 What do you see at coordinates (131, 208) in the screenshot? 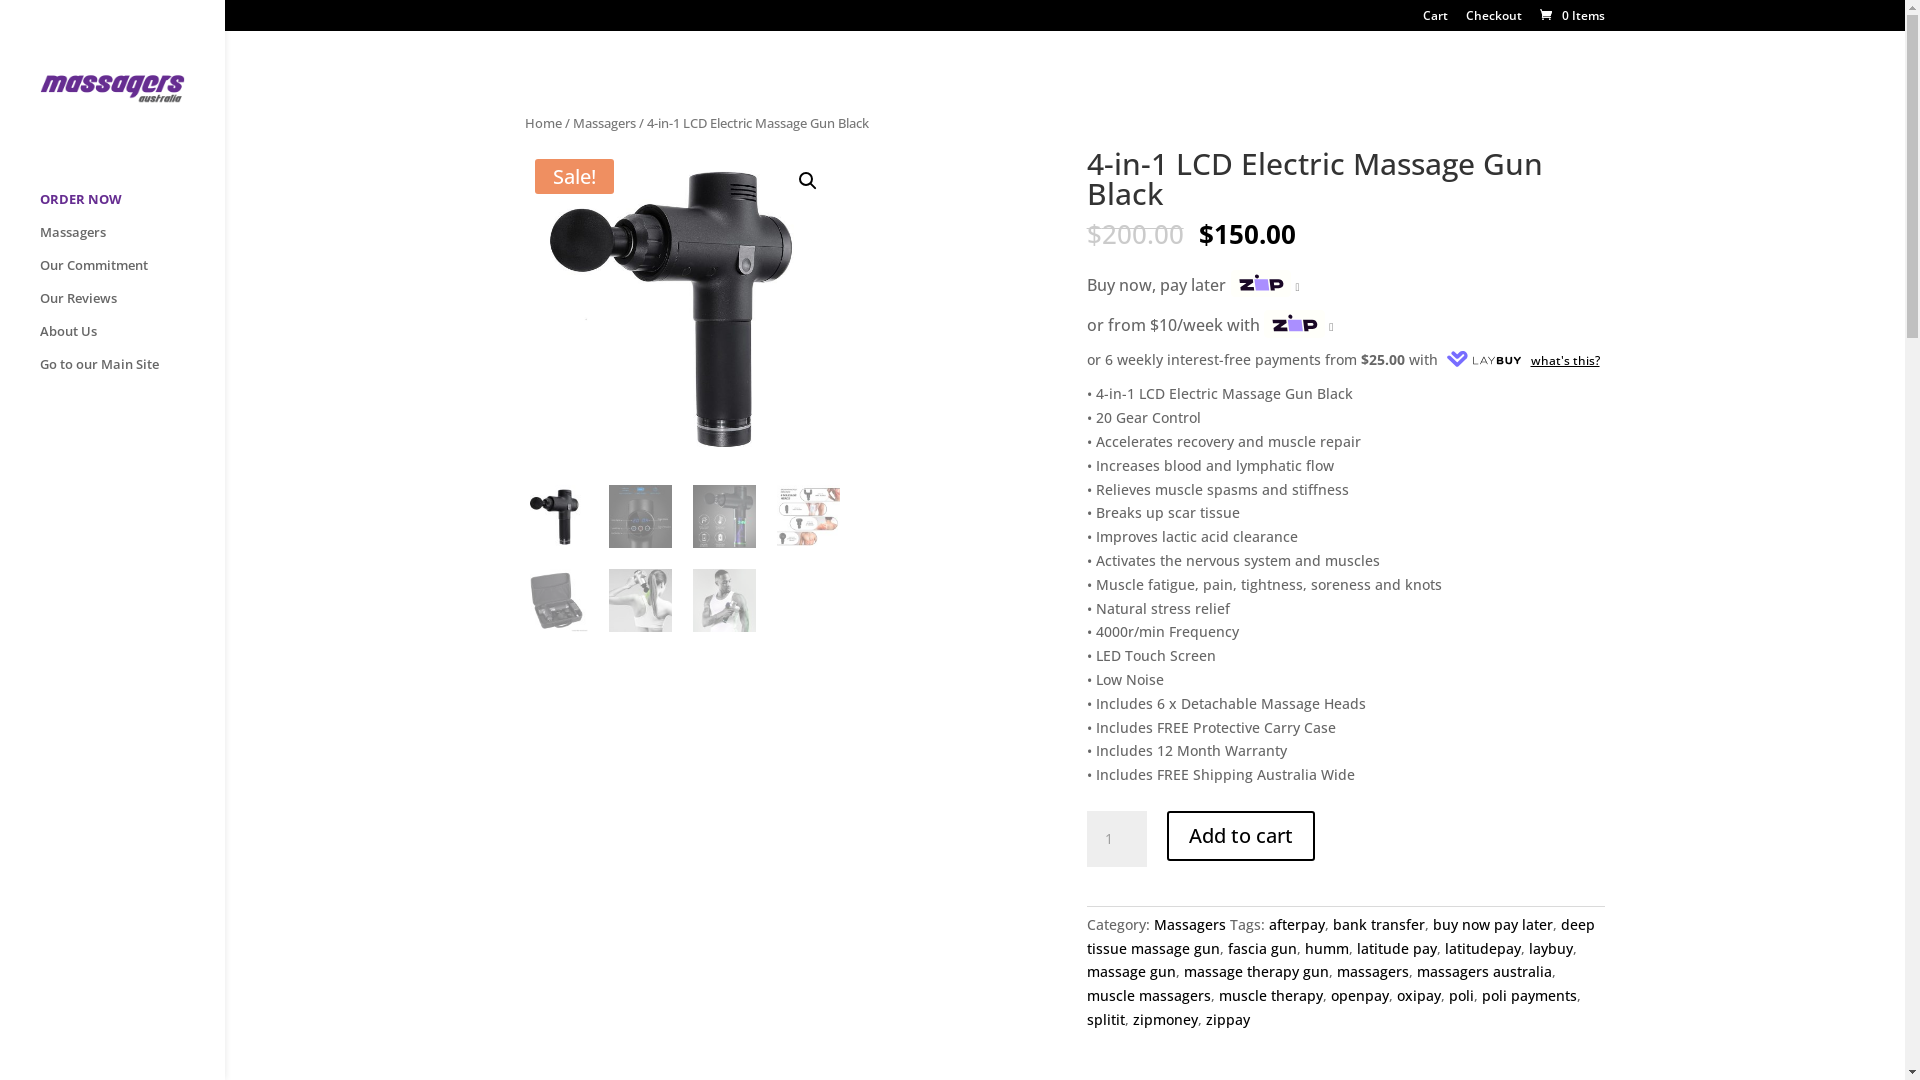
I see `'ORDER NOW'` at bounding box center [131, 208].